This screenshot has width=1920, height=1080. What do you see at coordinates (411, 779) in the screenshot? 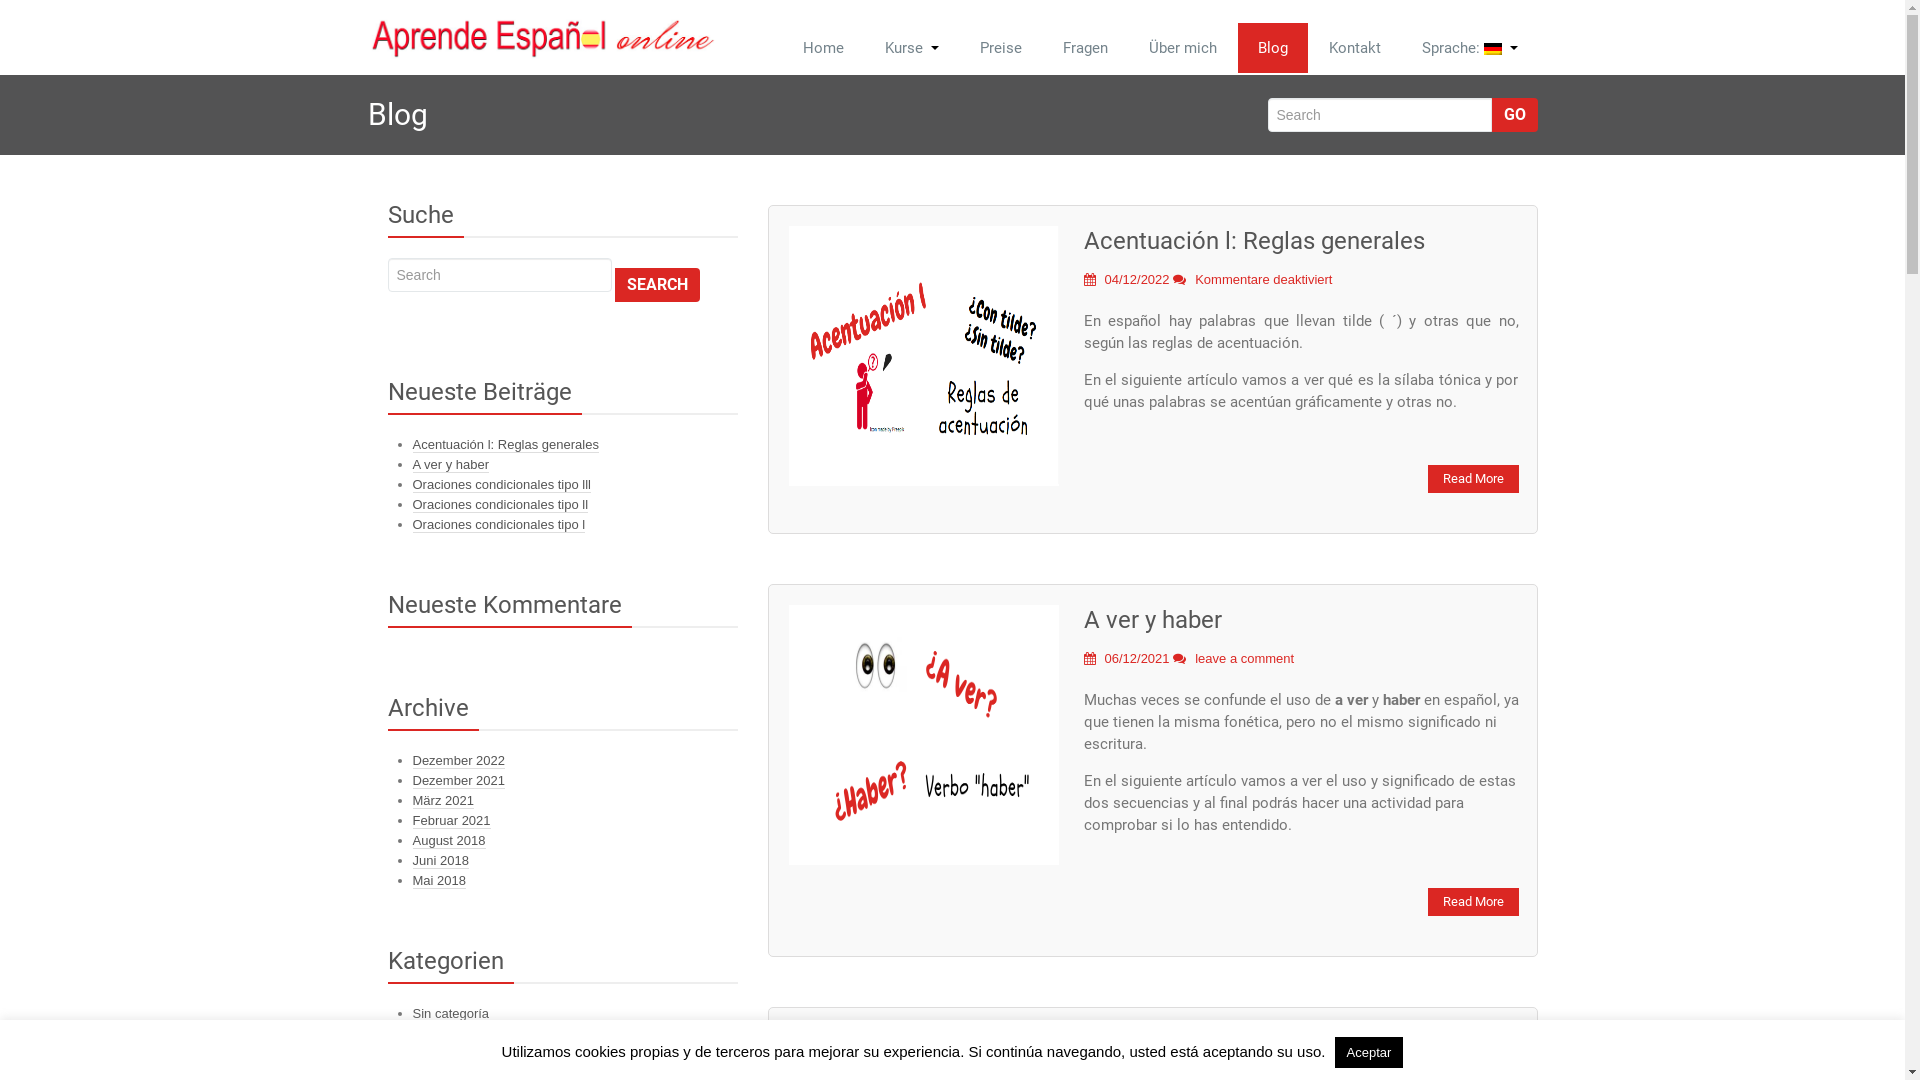
I see `'Dezember 2021'` at bounding box center [411, 779].